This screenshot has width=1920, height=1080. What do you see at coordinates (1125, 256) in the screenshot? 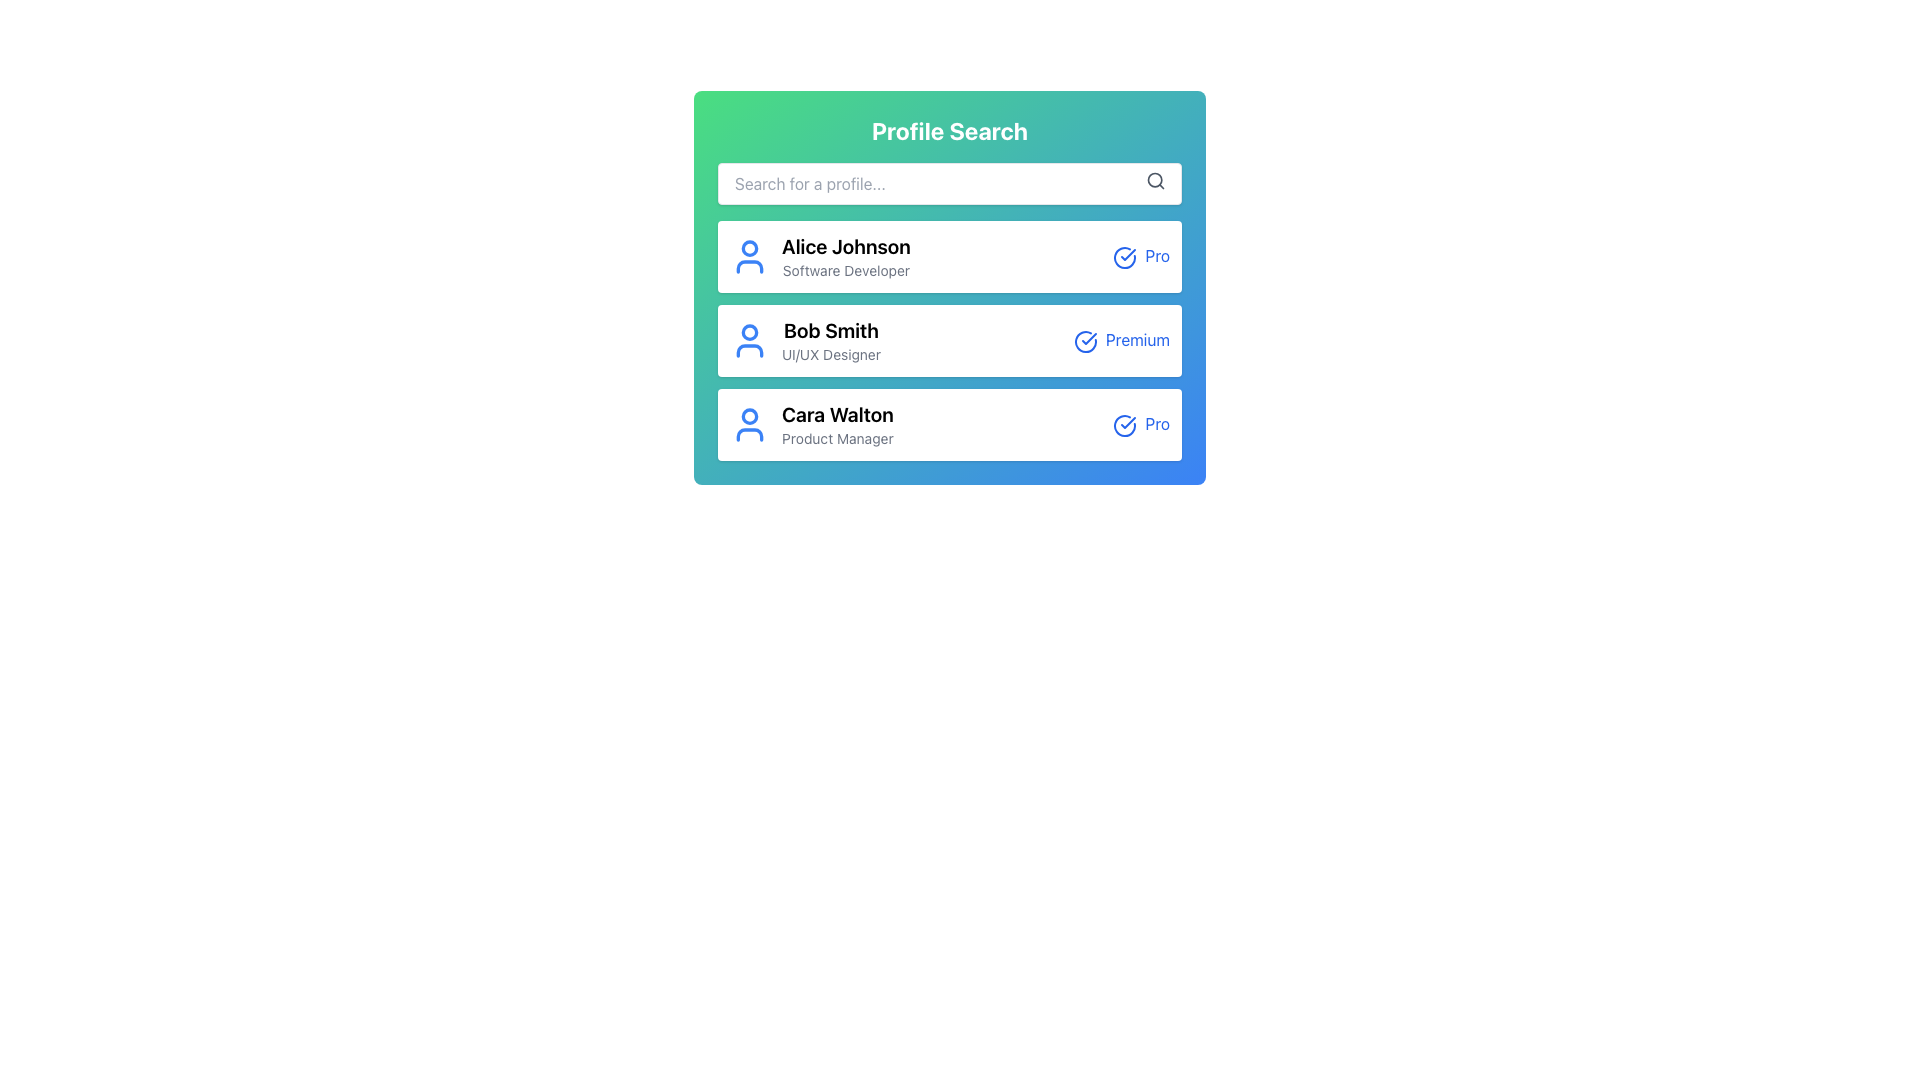
I see `the circular blue outlined icon with a checkmark, located to the right of 'Alice Johnson' and the label 'Pro' in the top item of the list` at bounding box center [1125, 256].